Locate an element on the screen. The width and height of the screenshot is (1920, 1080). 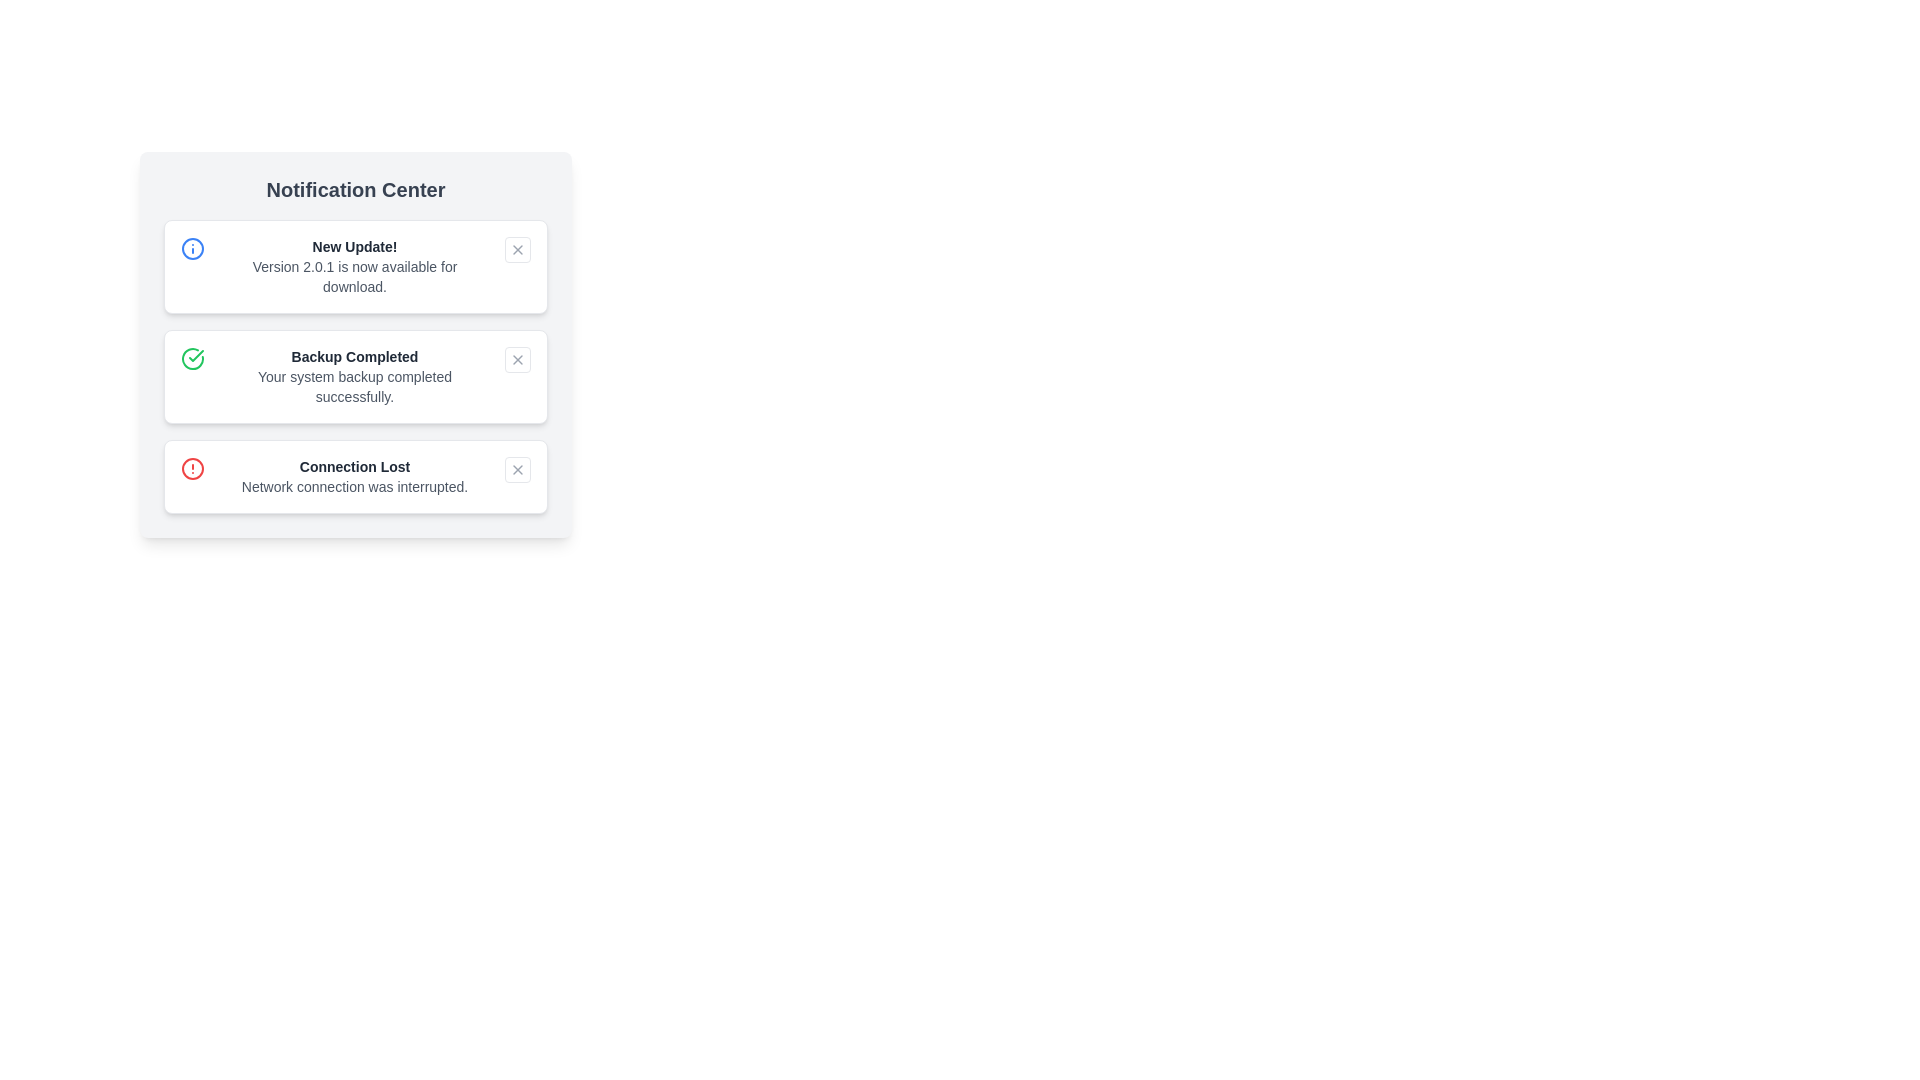
the close button icon (styled as an 'X') located to the far right of the 'Backup Completed' notification in the 'Notification Center' is located at coordinates (518, 358).